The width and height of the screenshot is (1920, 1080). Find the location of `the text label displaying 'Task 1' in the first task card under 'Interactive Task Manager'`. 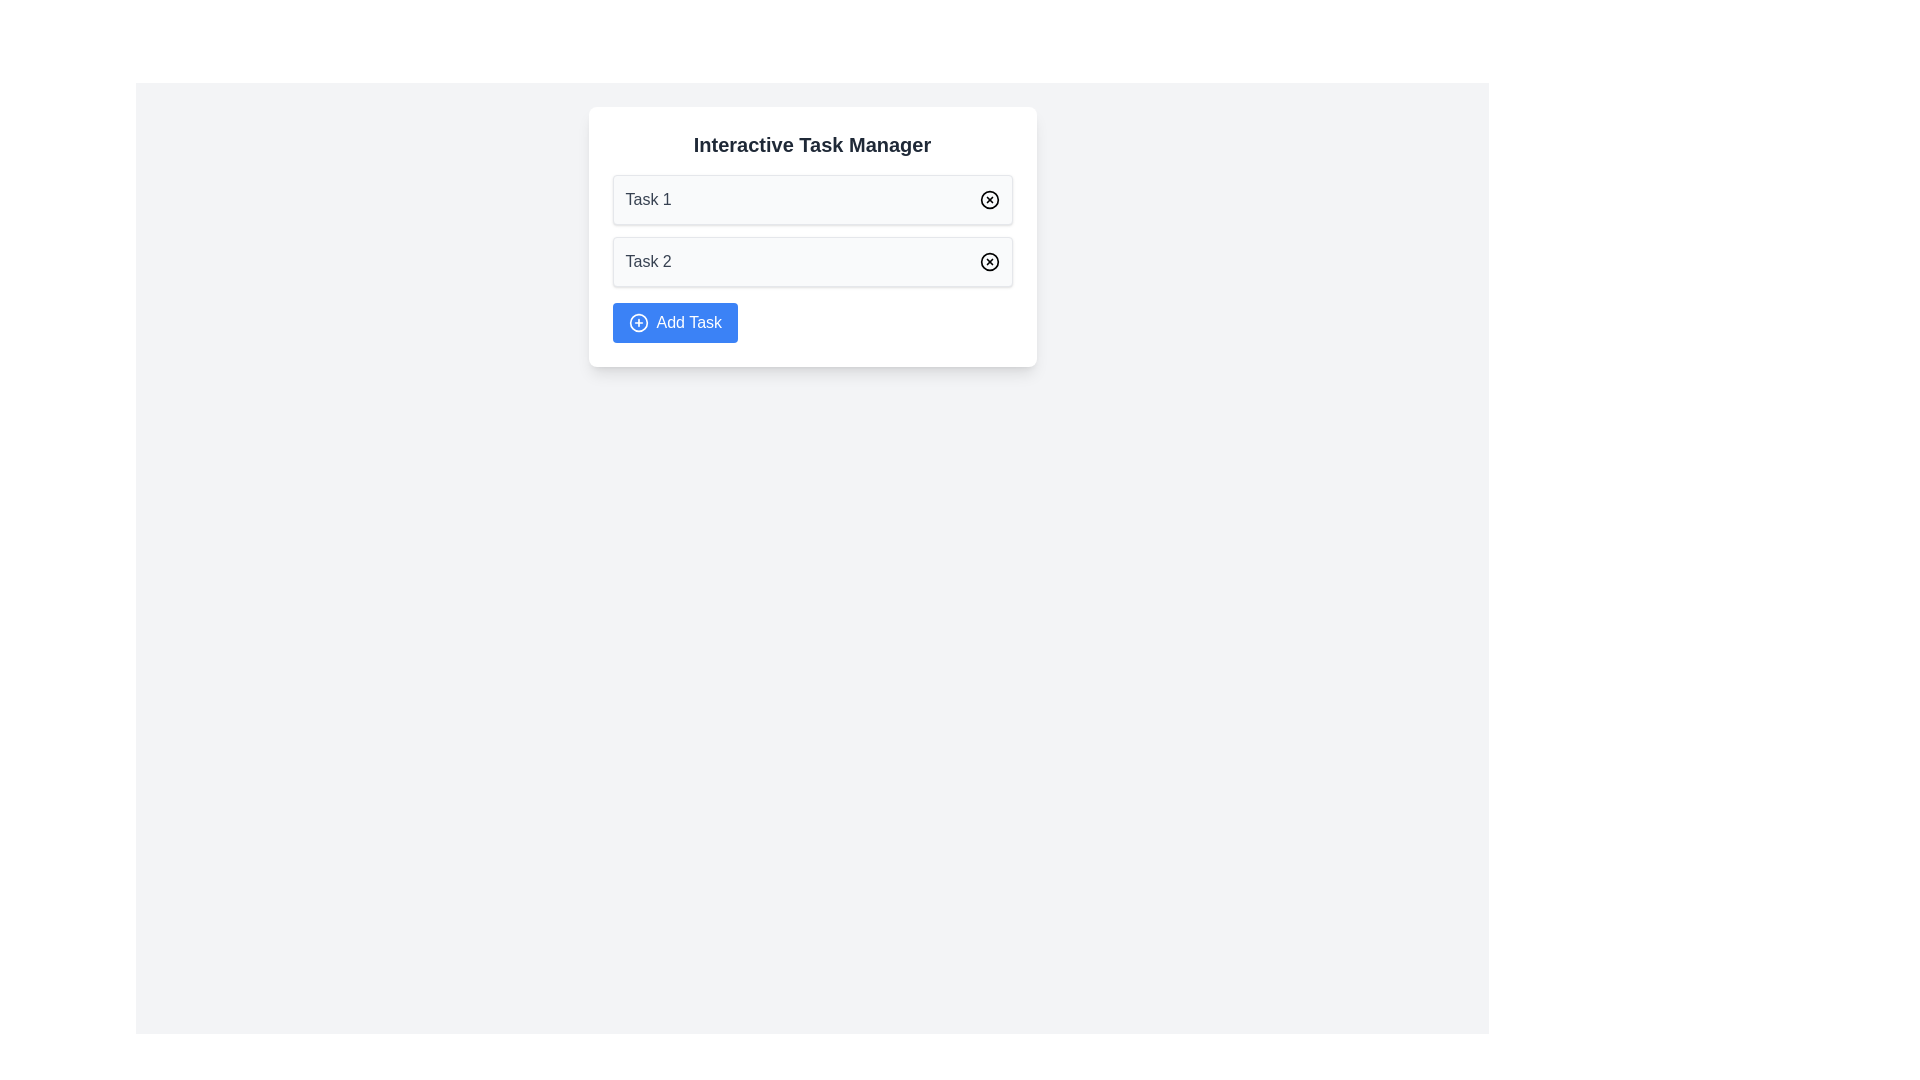

the text label displaying 'Task 1' in the first task card under 'Interactive Task Manager' is located at coordinates (648, 200).